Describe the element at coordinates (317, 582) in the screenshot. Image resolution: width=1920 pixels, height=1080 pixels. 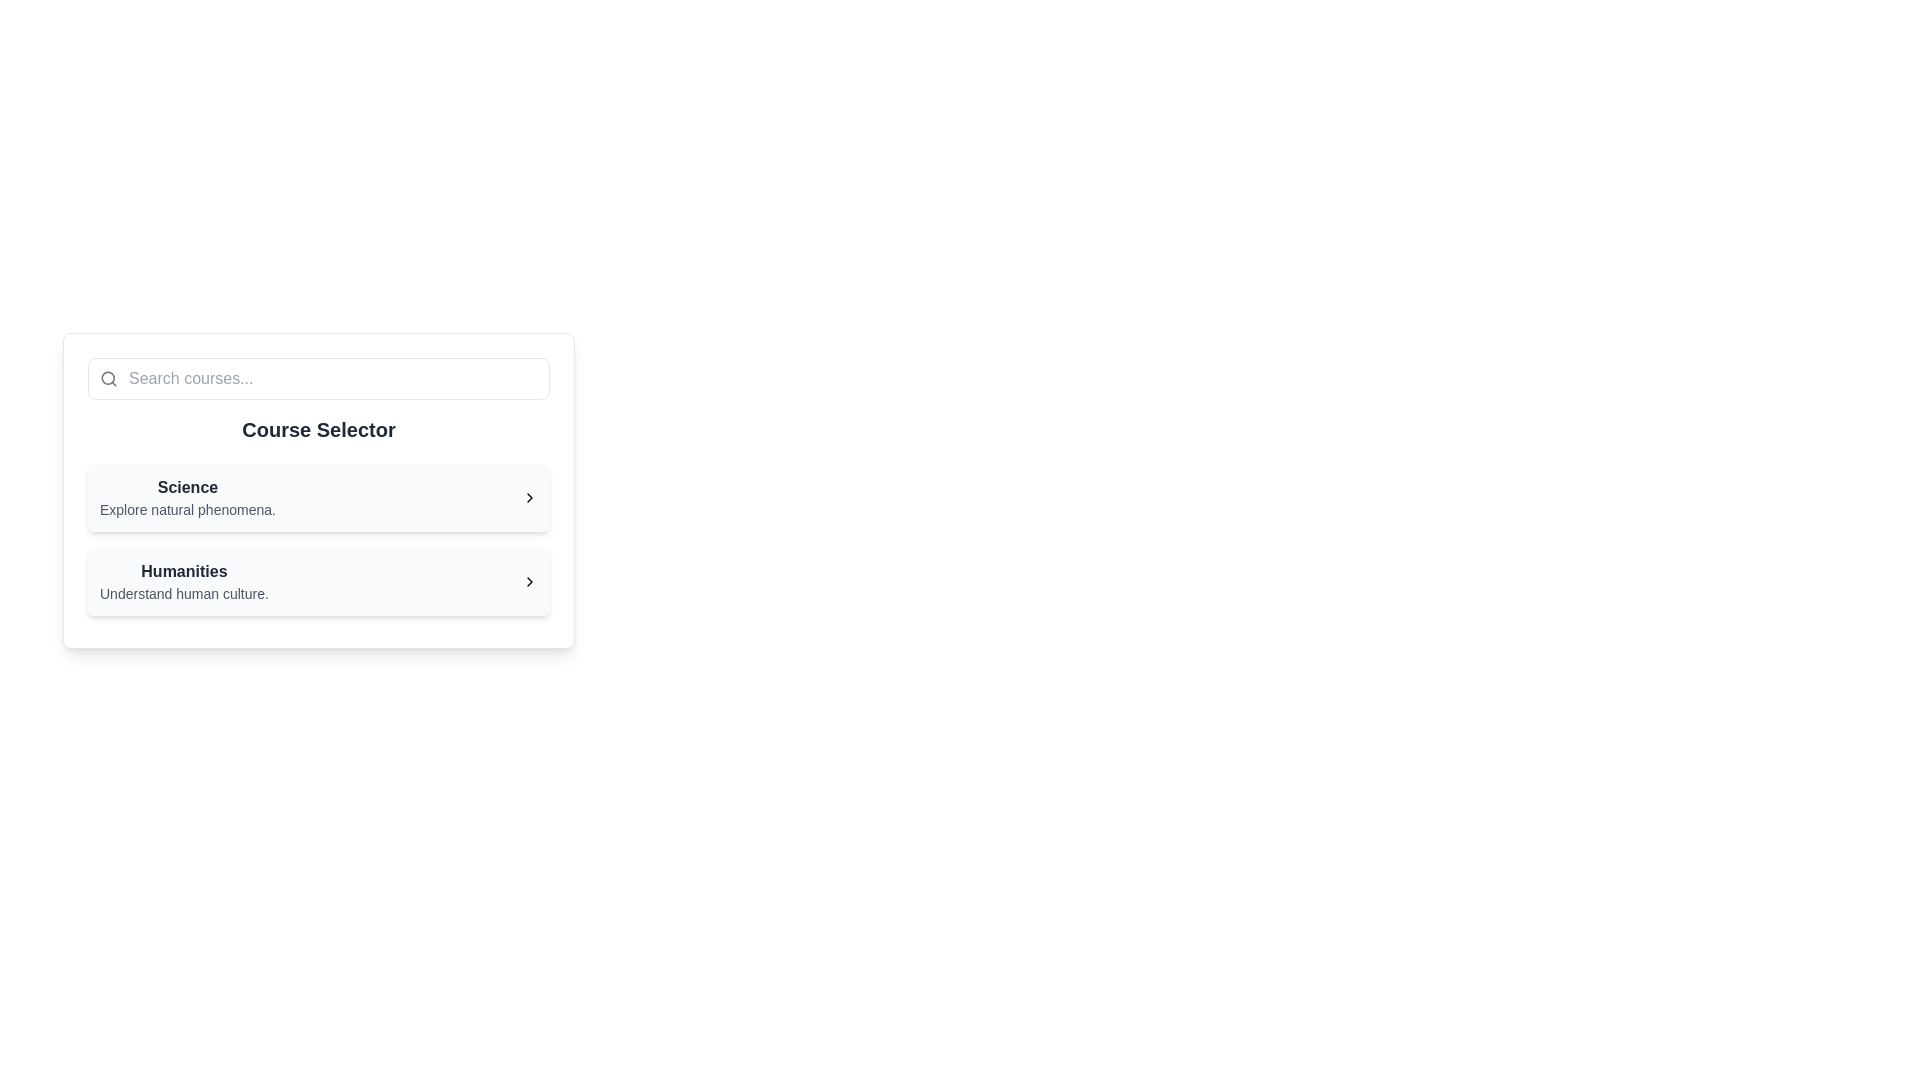
I see `the second selectable list item in the 'Course Selector' labeled 'Humanities'` at that location.